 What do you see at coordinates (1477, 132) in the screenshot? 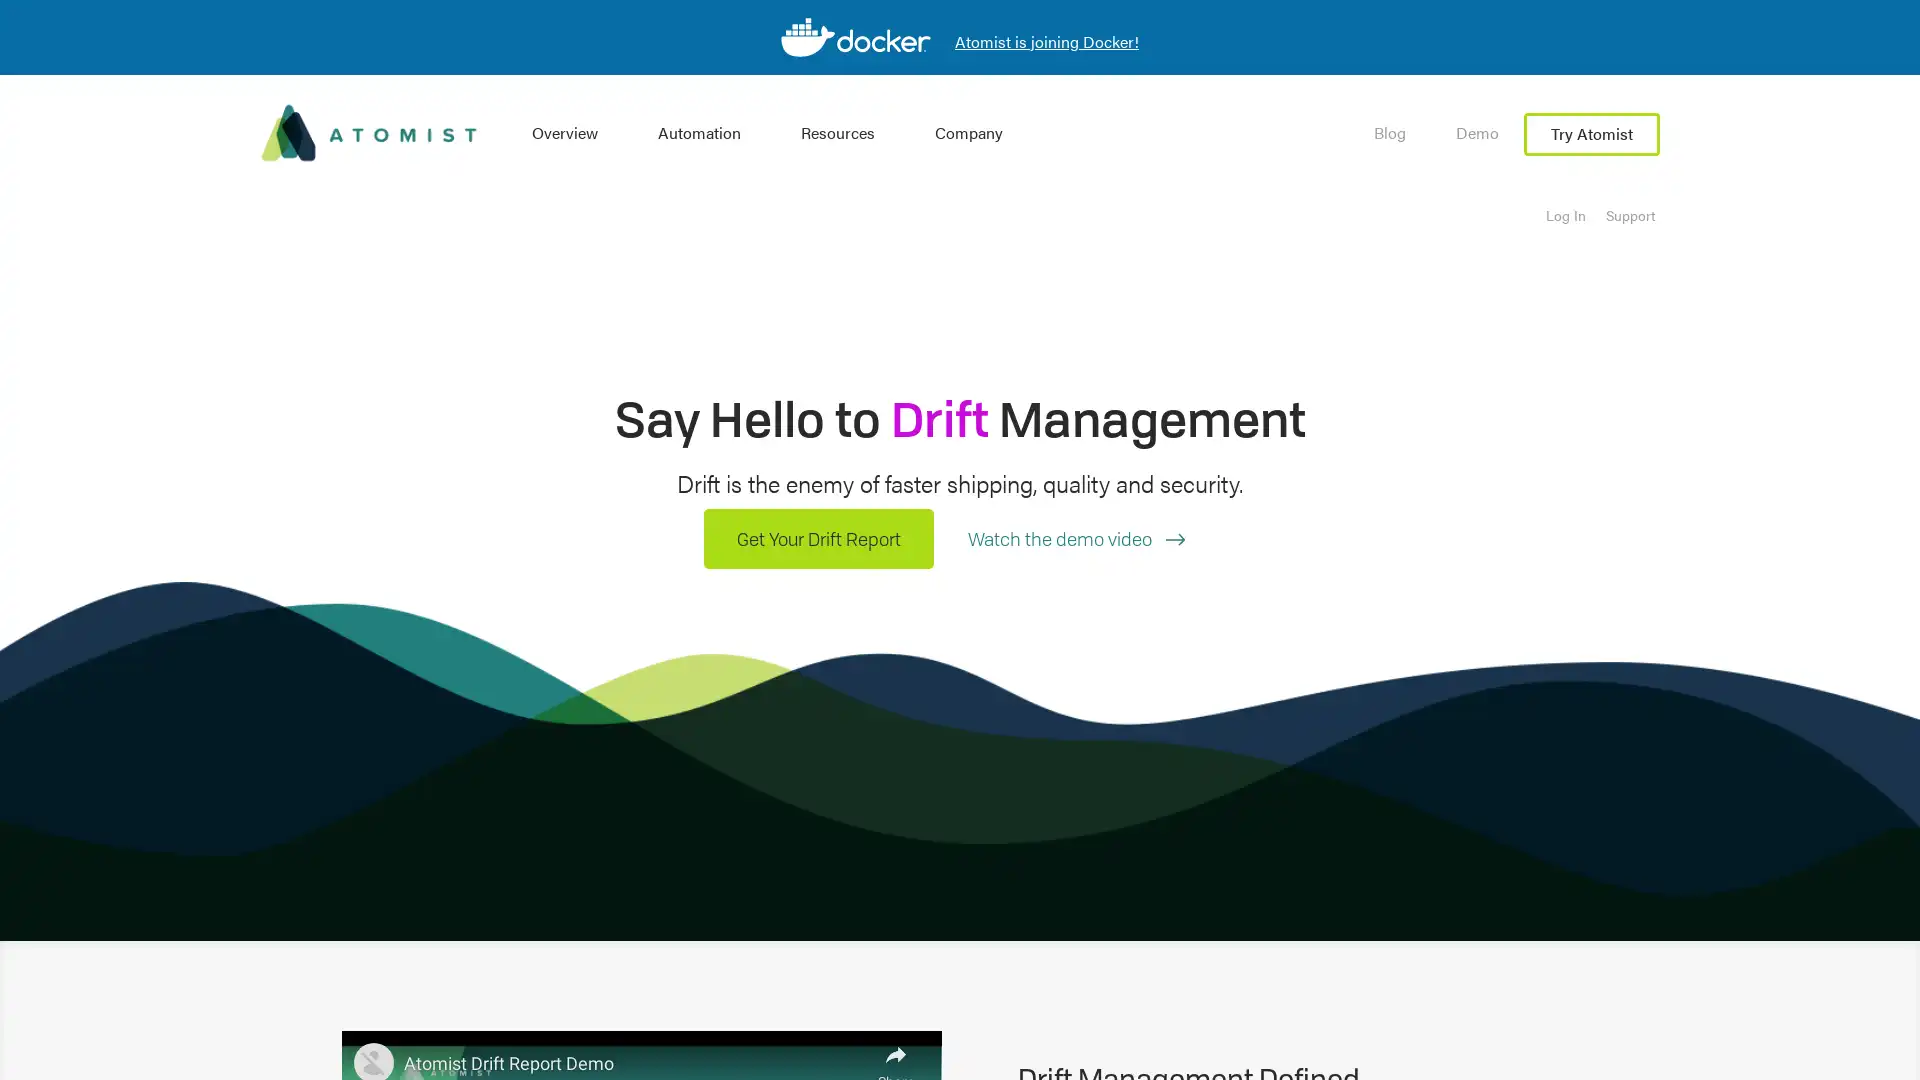
I see `Demo` at bounding box center [1477, 132].